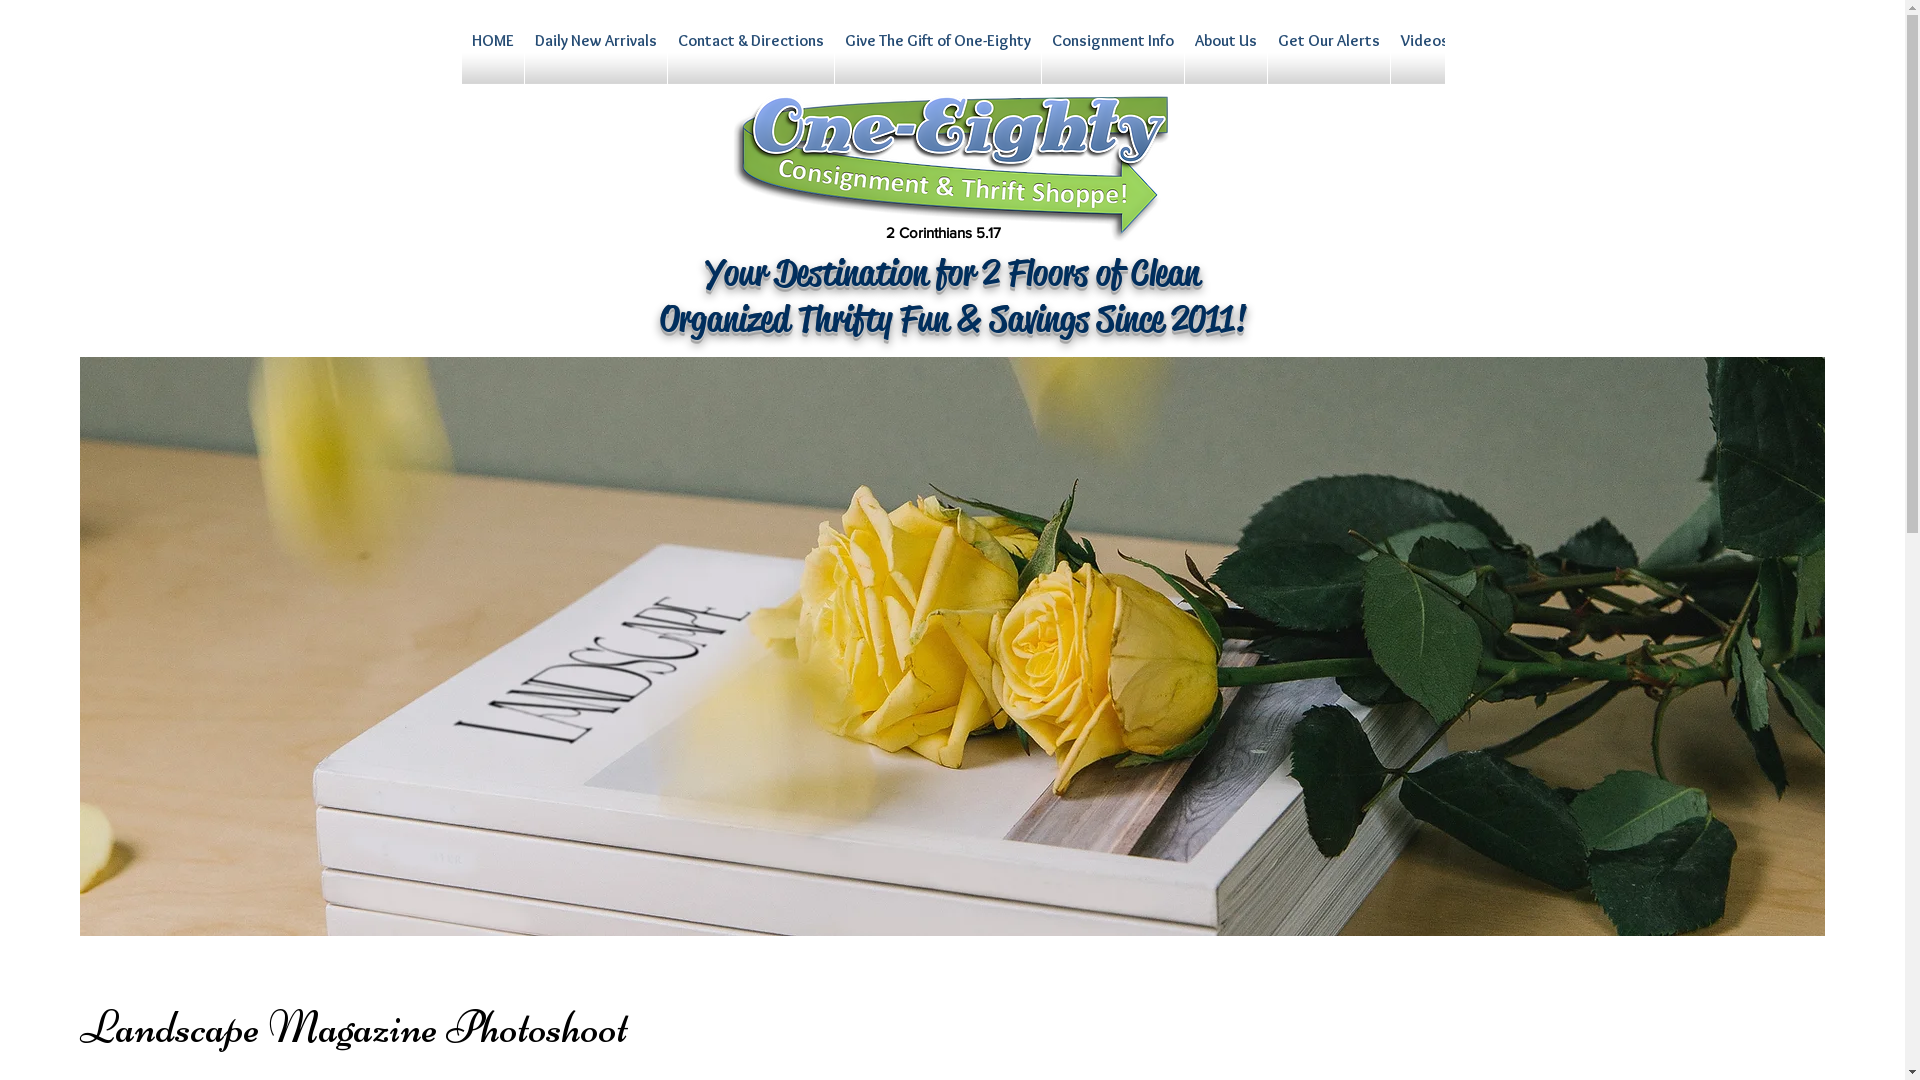  Describe the element at coordinates (1112, 56) in the screenshot. I see `'Consignment Info'` at that location.